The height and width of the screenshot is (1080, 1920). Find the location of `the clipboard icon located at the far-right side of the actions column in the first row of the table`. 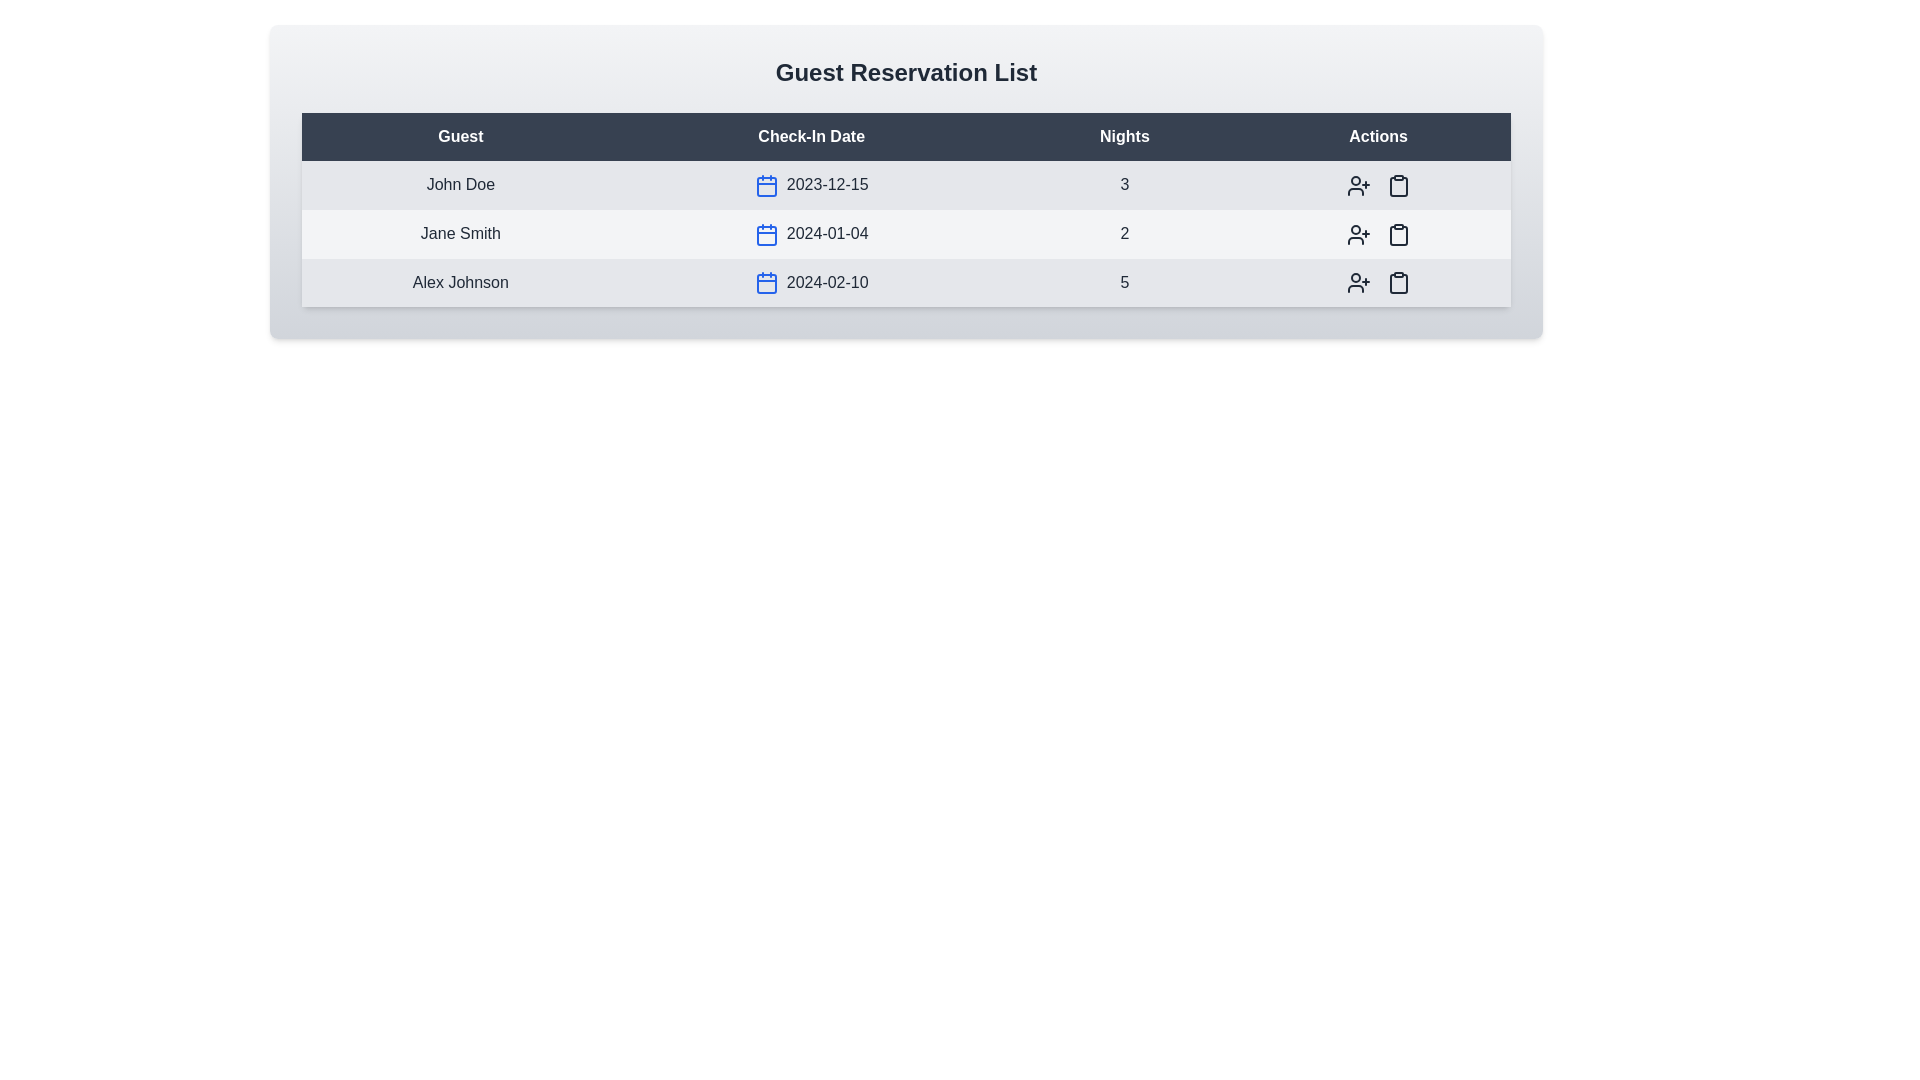

the clipboard icon located at the far-right side of the actions column in the first row of the table is located at coordinates (1397, 186).